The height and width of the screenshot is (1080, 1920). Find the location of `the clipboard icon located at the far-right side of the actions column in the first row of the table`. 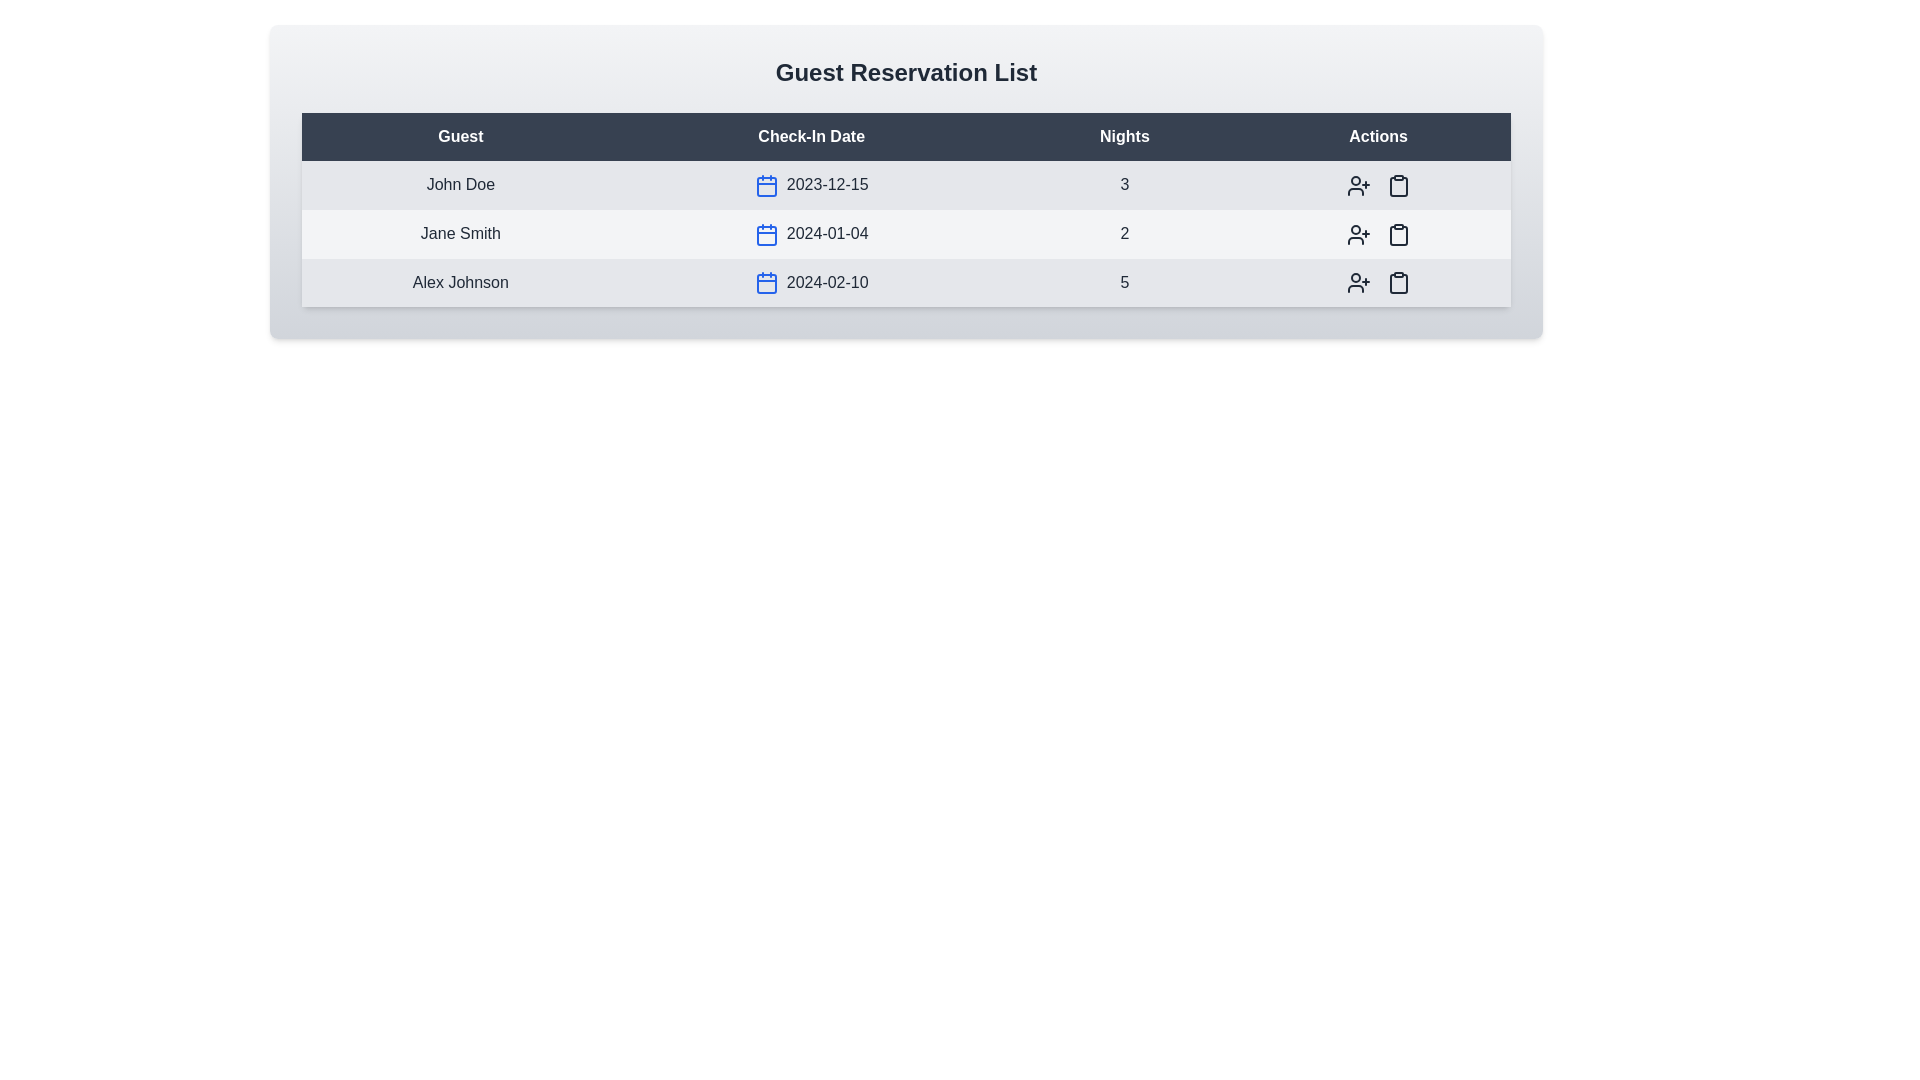

the clipboard icon located at the far-right side of the actions column in the first row of the table is located at coordinates (1397, 186).